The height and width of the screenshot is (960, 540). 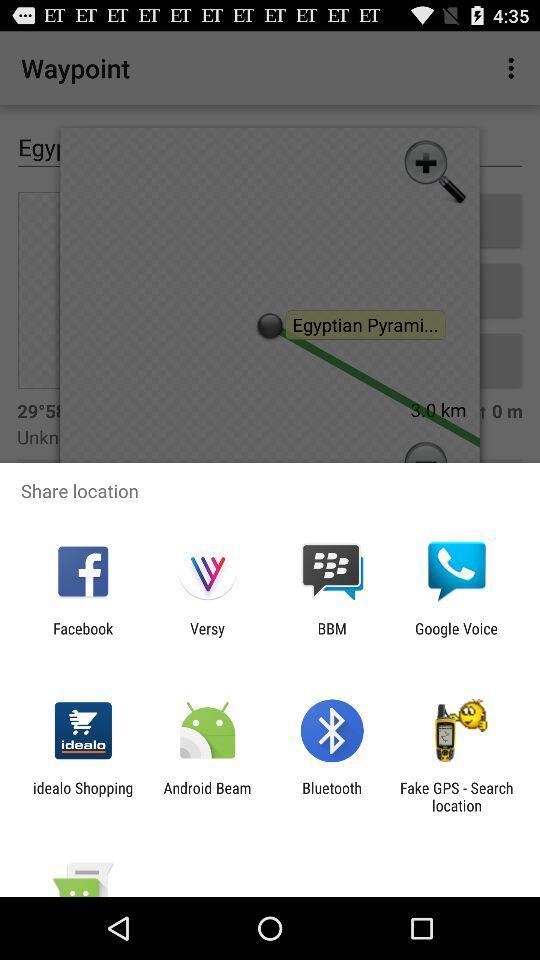 I want to click on google voice, so click(x=456, y=636).